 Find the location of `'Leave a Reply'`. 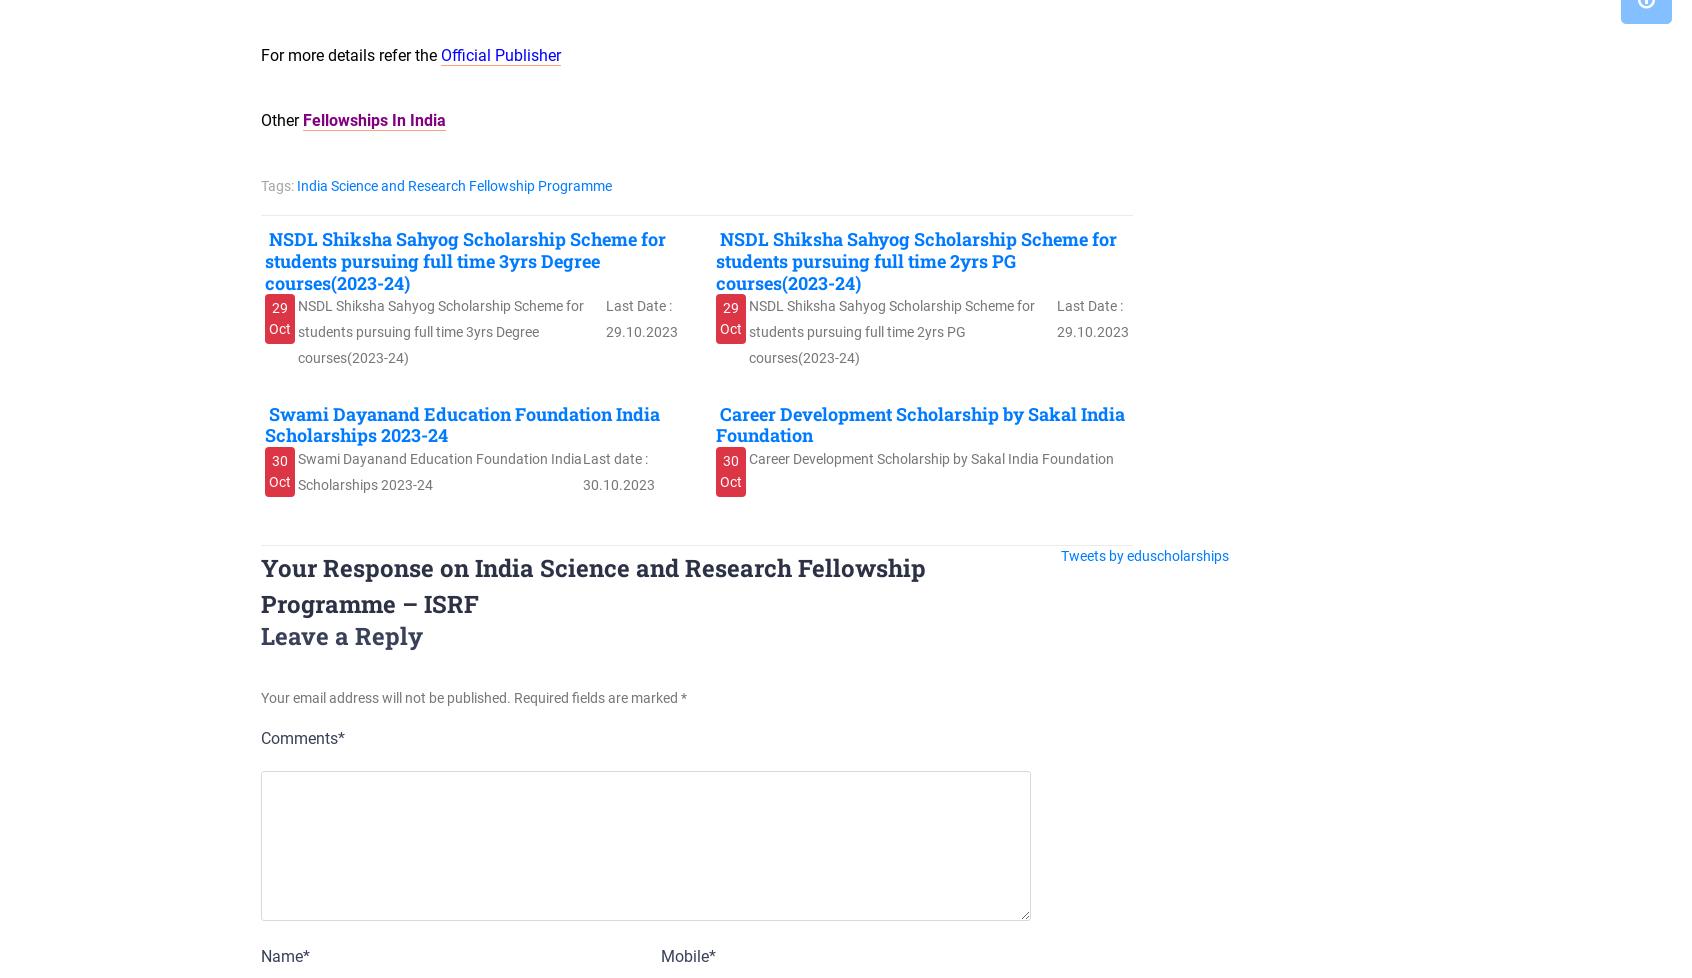

'Leave a Reply' is located at coordinates (340, 635).